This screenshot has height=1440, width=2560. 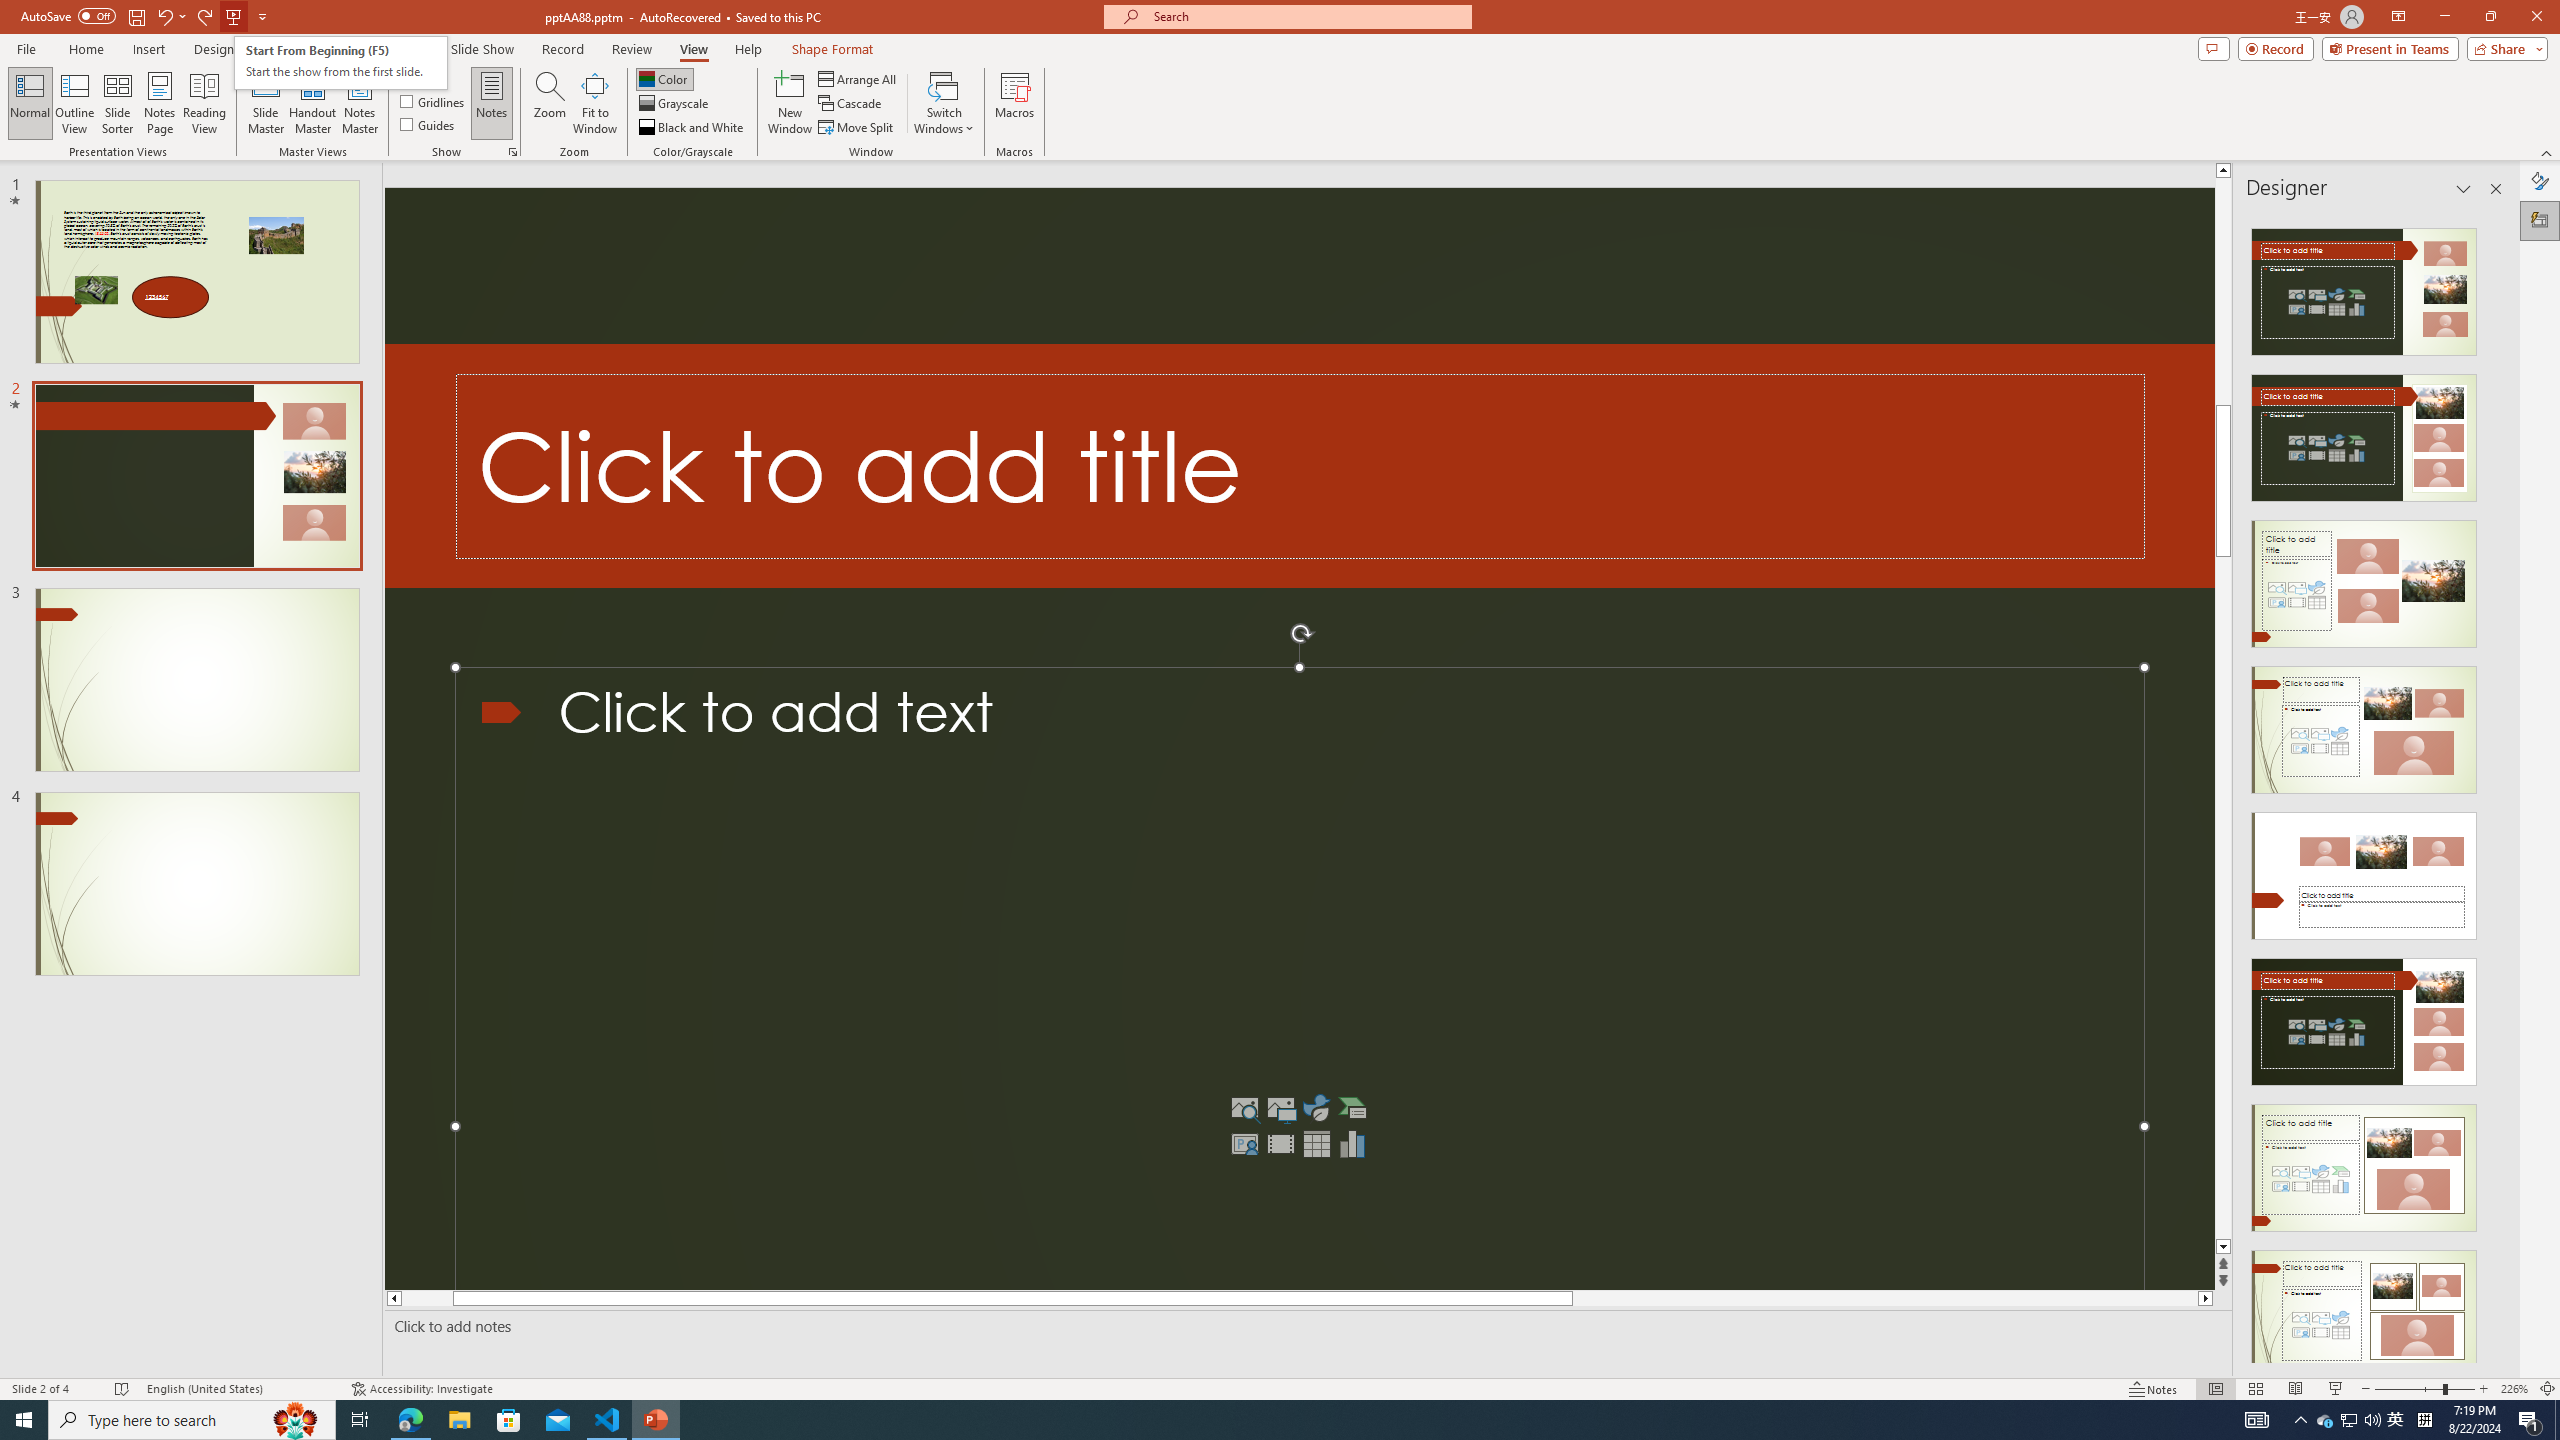 I want to click on 'New Window', so click(x=788, y=103).